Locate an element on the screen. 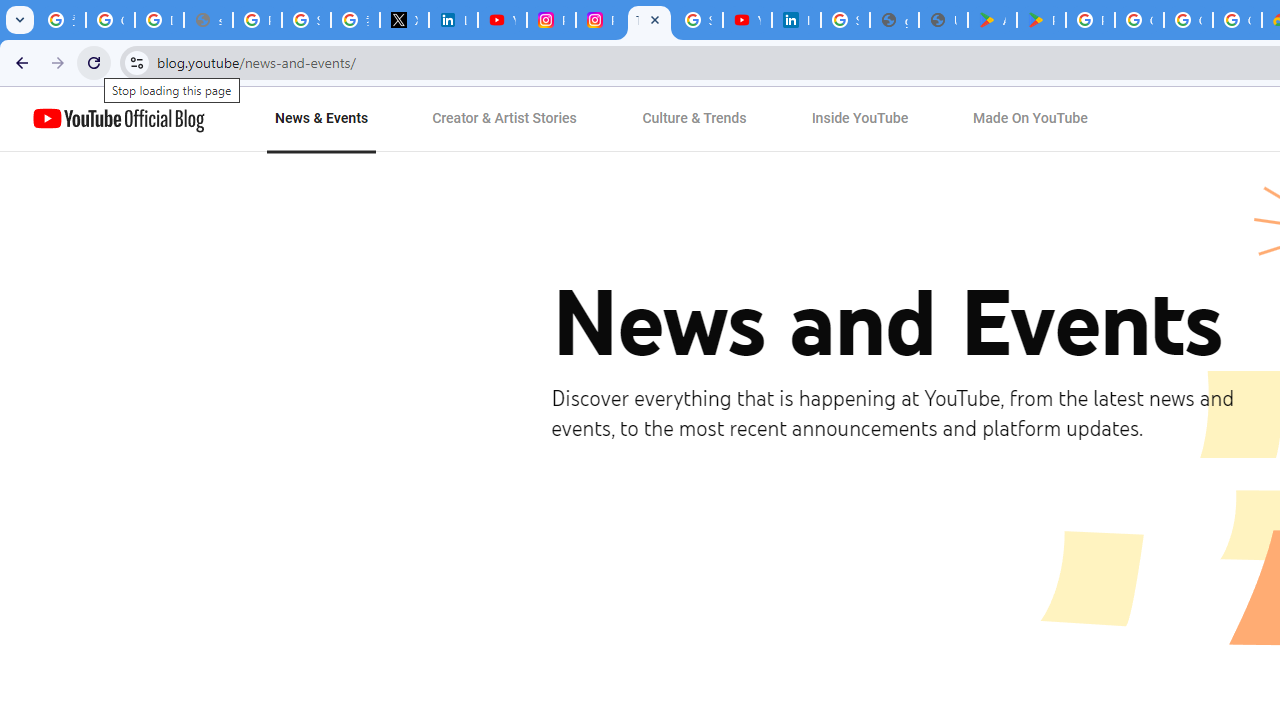 The image size is (1280, 720). 'X' is located at coordinates (403, 20).